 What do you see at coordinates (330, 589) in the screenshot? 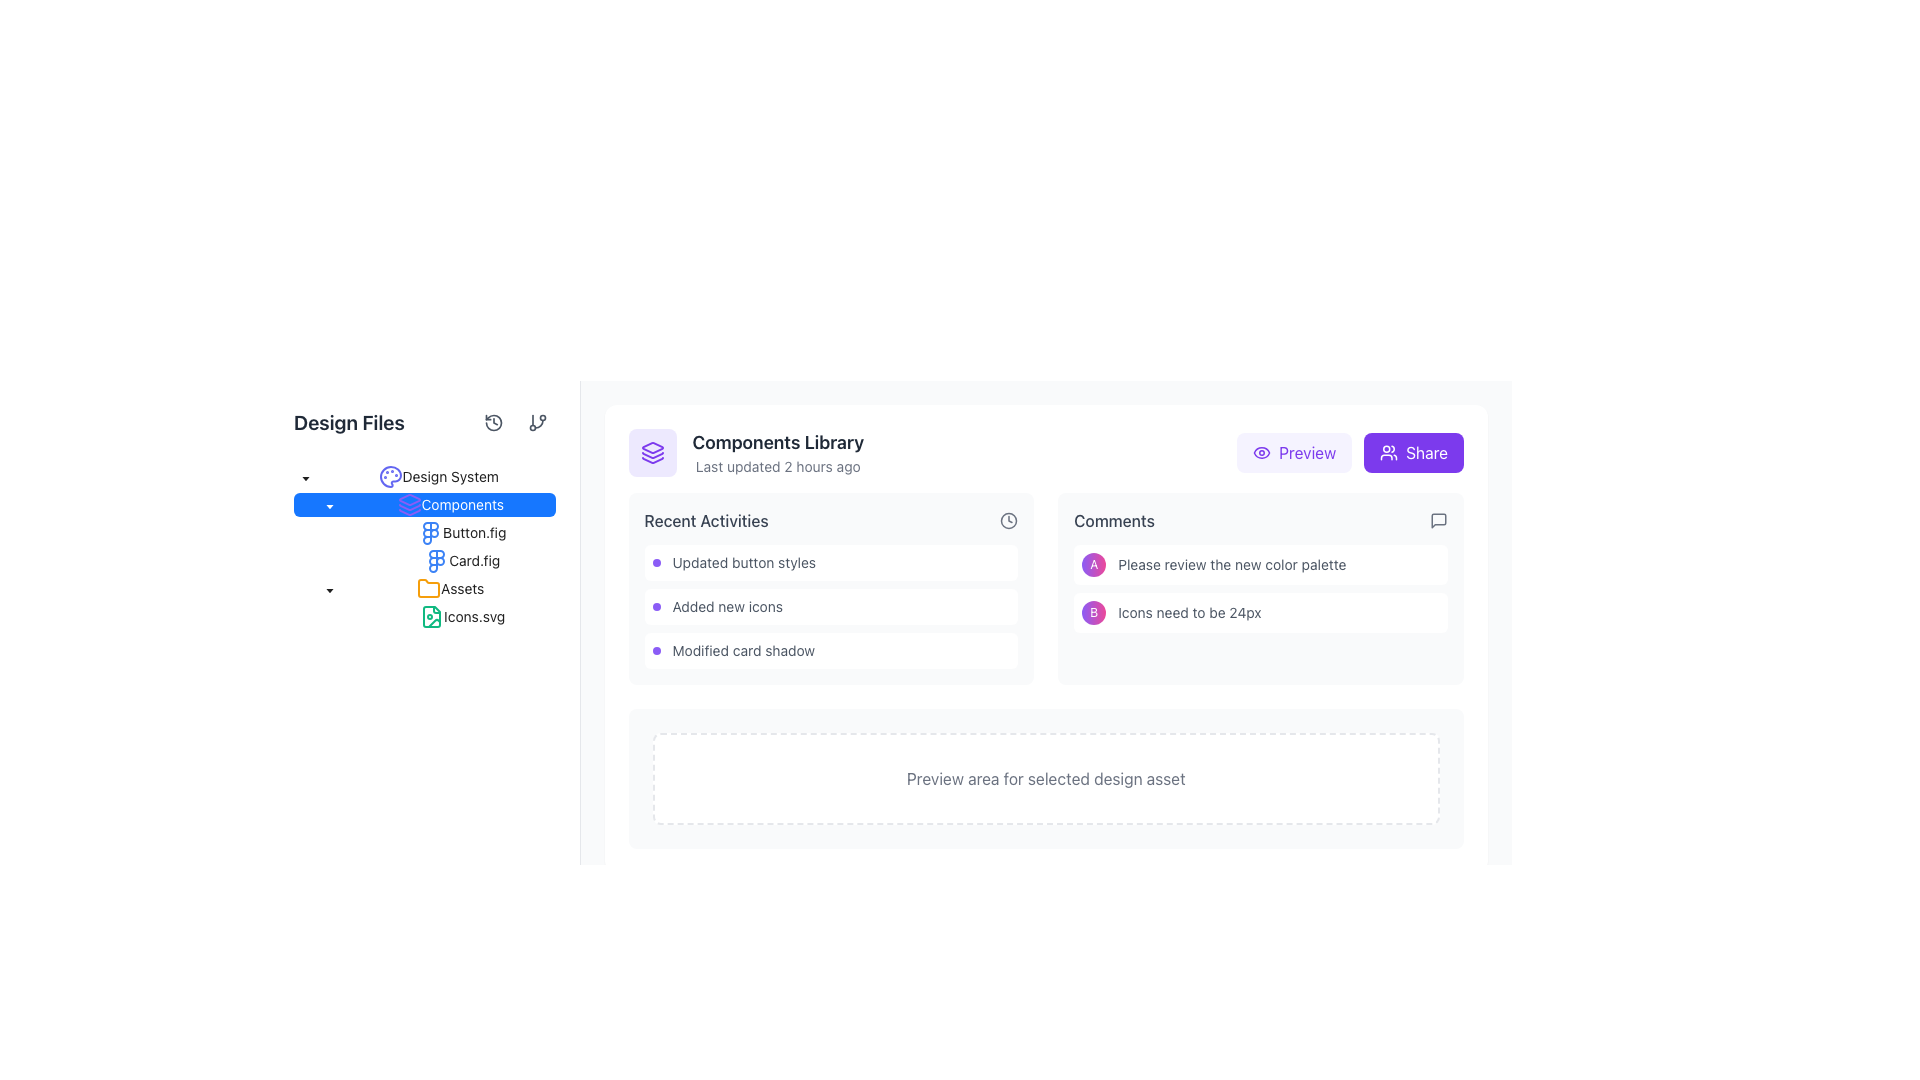
I see `the toggle icon located to the left of the 'Components' label in the file tree` at bounding box center [330, 589].